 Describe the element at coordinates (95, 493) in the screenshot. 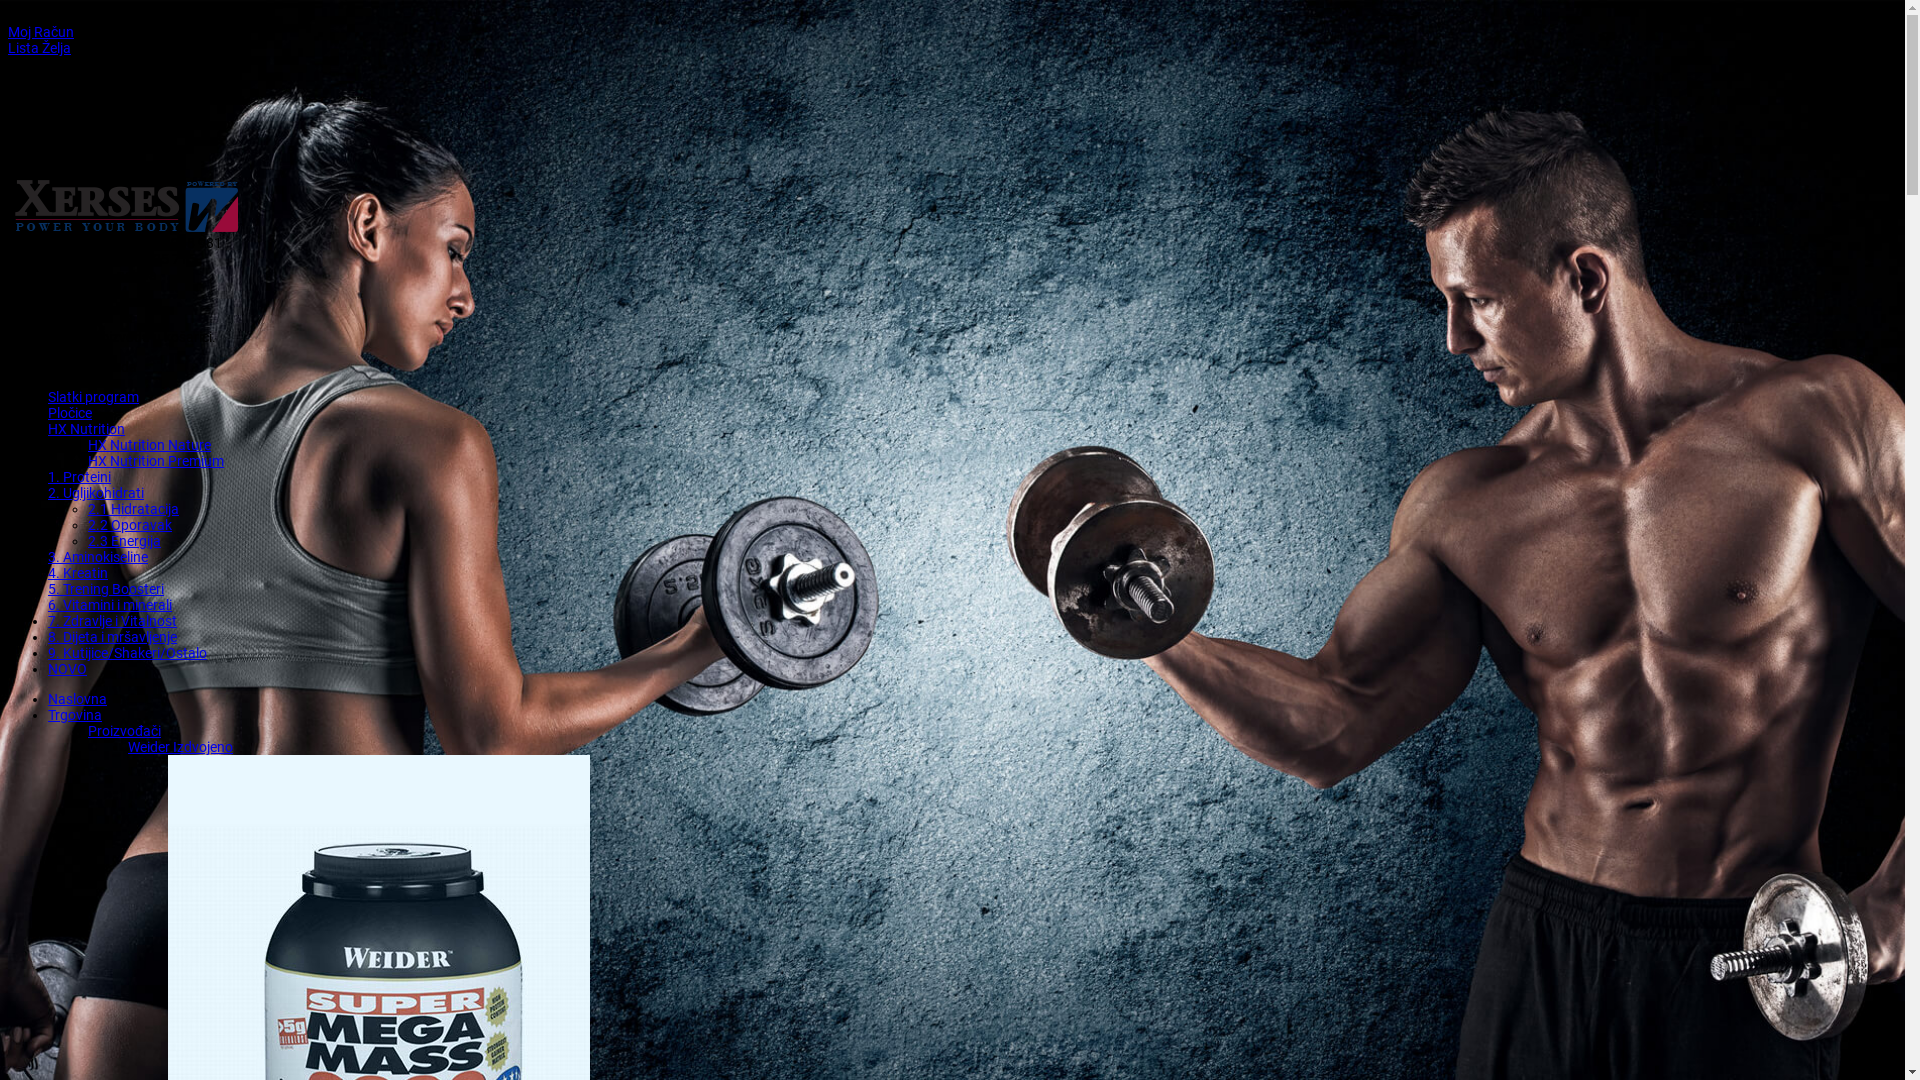

I see `'2. Ugljikohidrati'` at that location.